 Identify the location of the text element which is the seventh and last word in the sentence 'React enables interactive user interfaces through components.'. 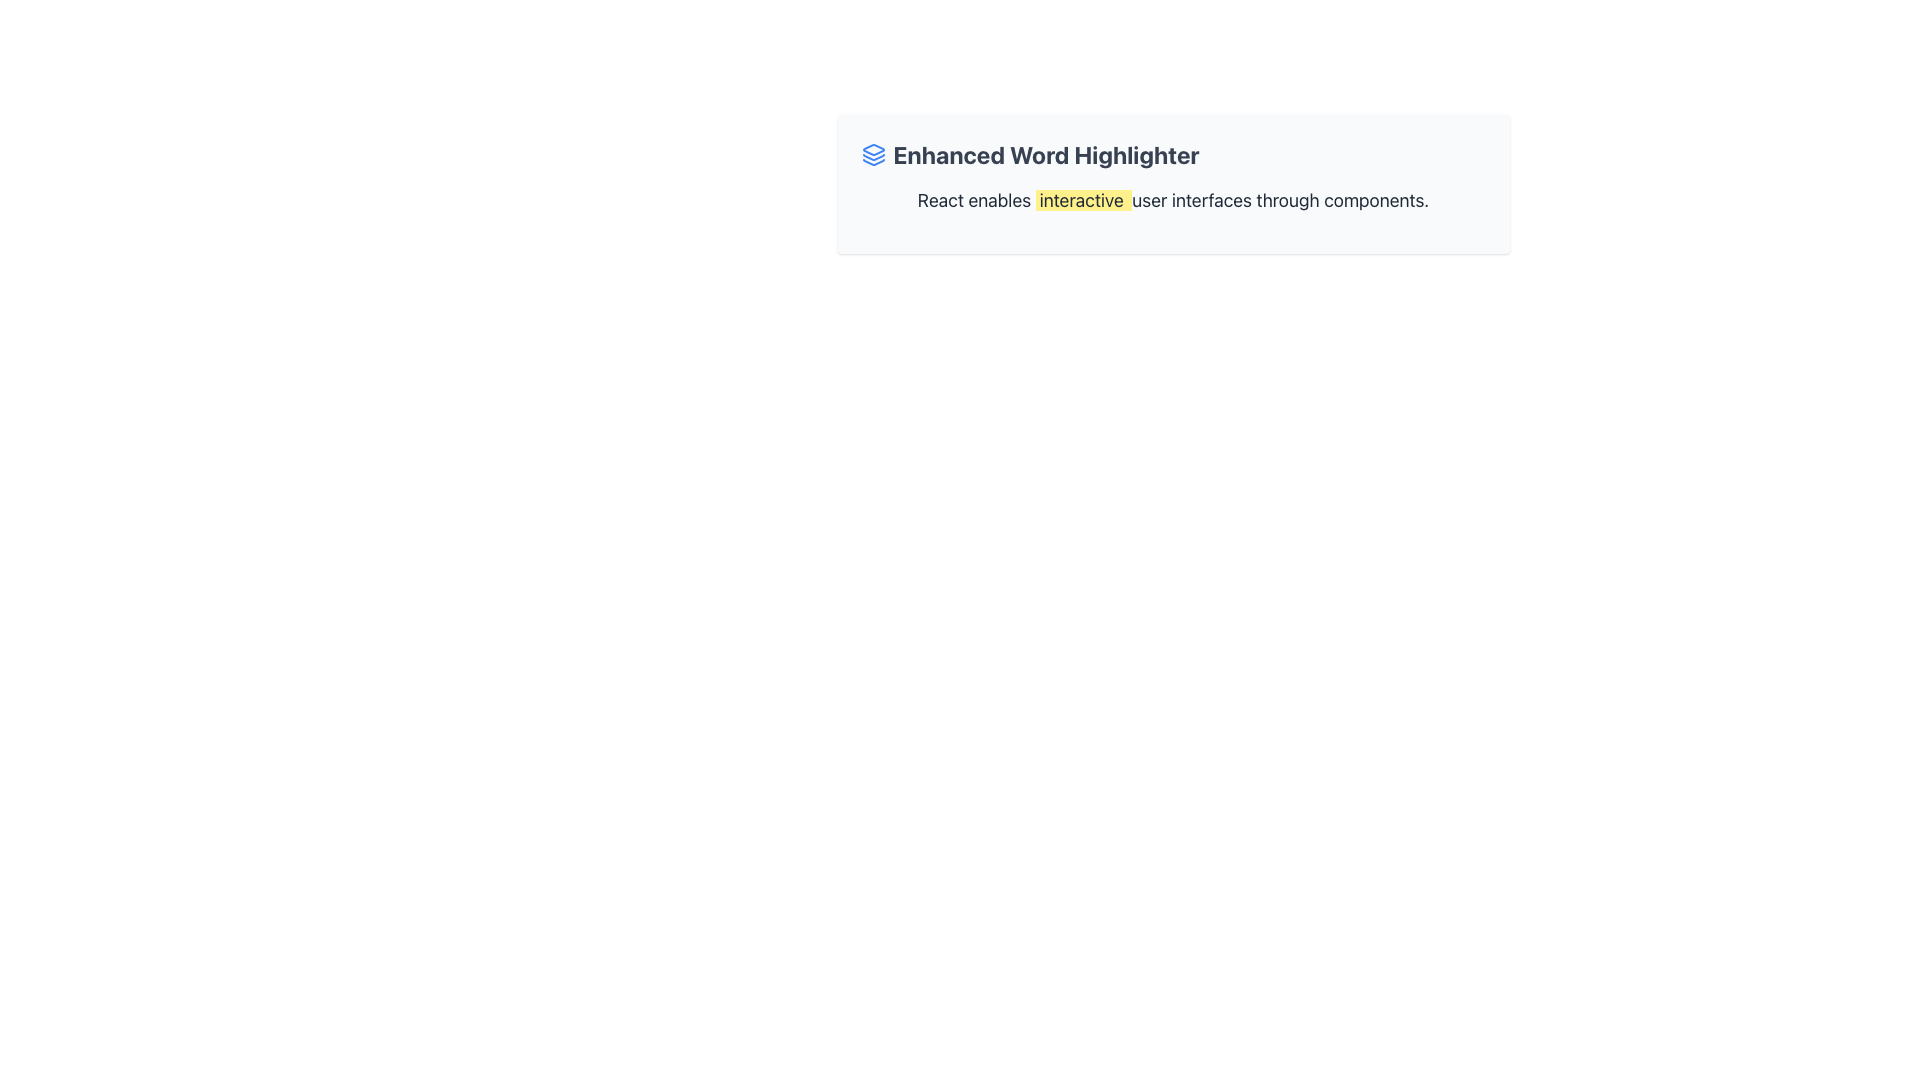
(1375, 200).